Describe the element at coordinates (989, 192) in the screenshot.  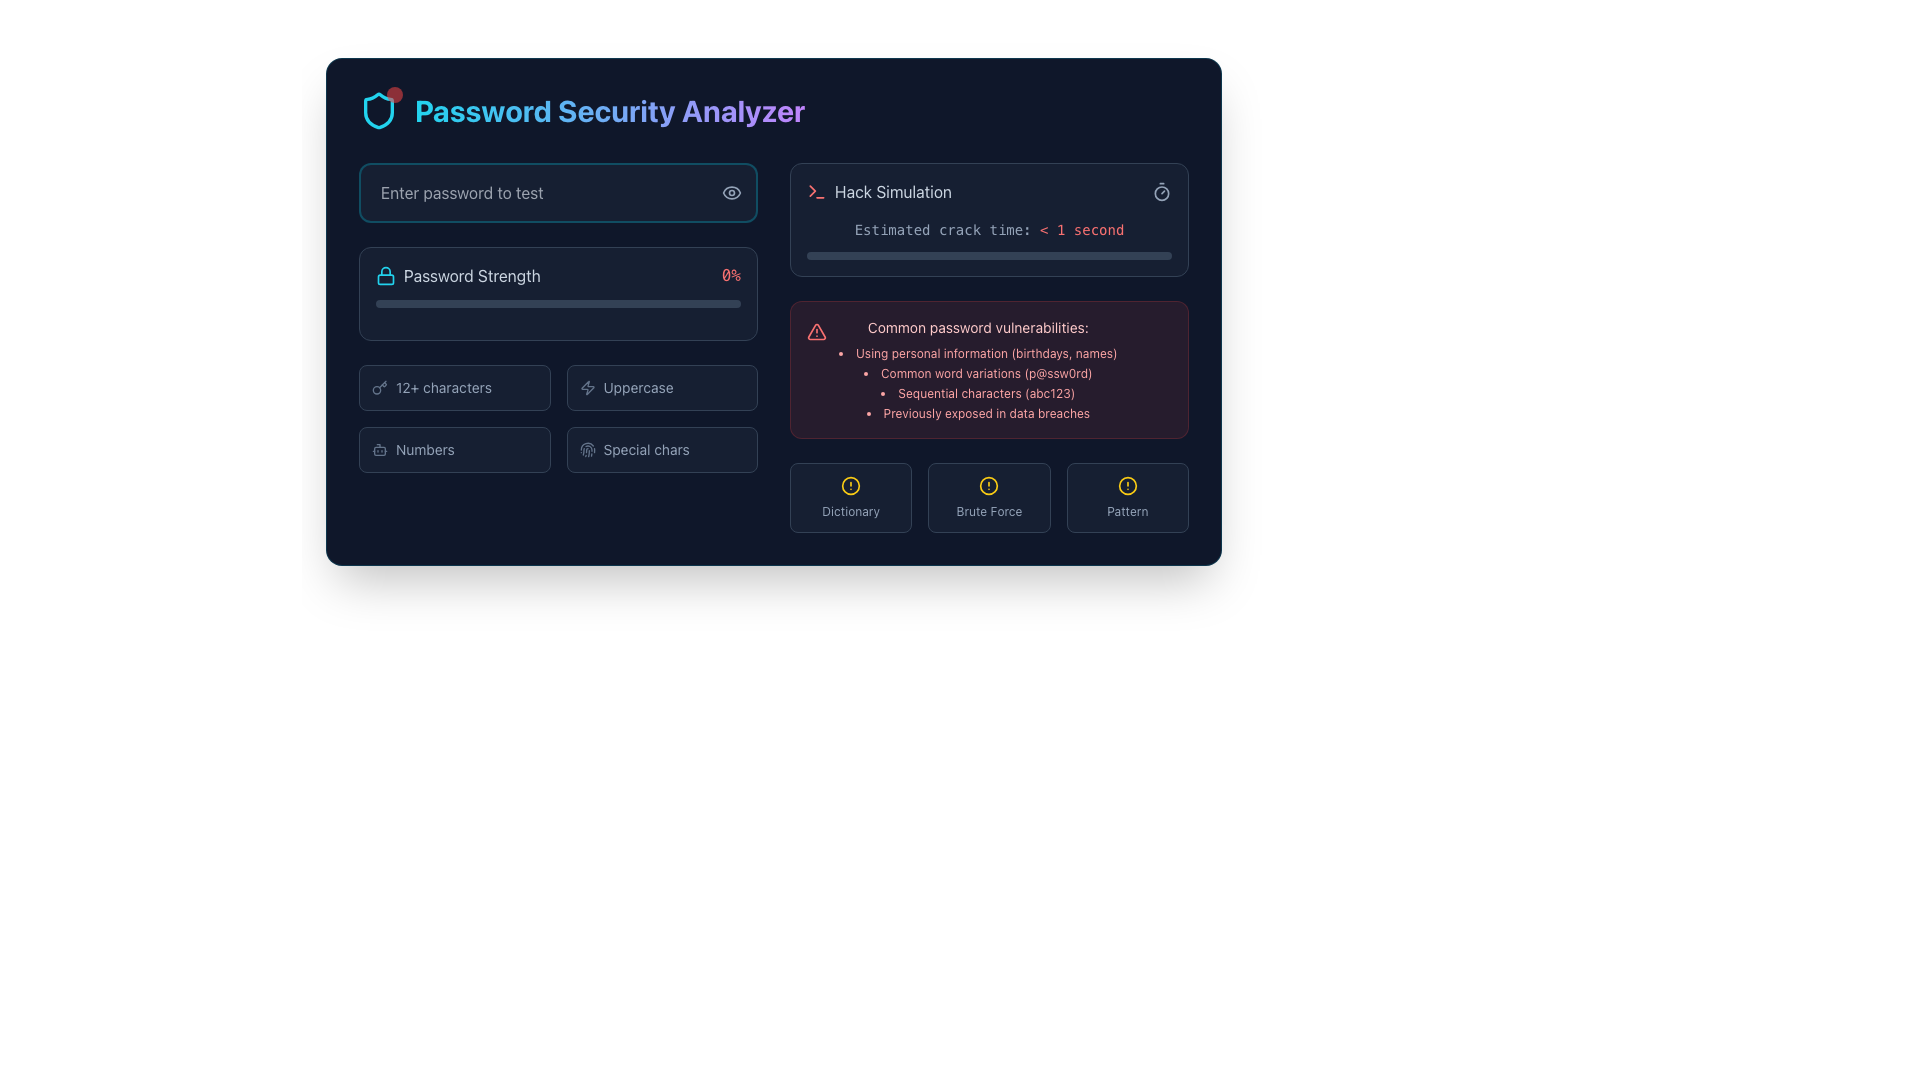
I see `the 'Hack Simulation' Text Label with Icons, which features a red command-line-style icon on the left and a timer icon on the right, located above the text 'Estimated crack time: < 1 second'` at that location.